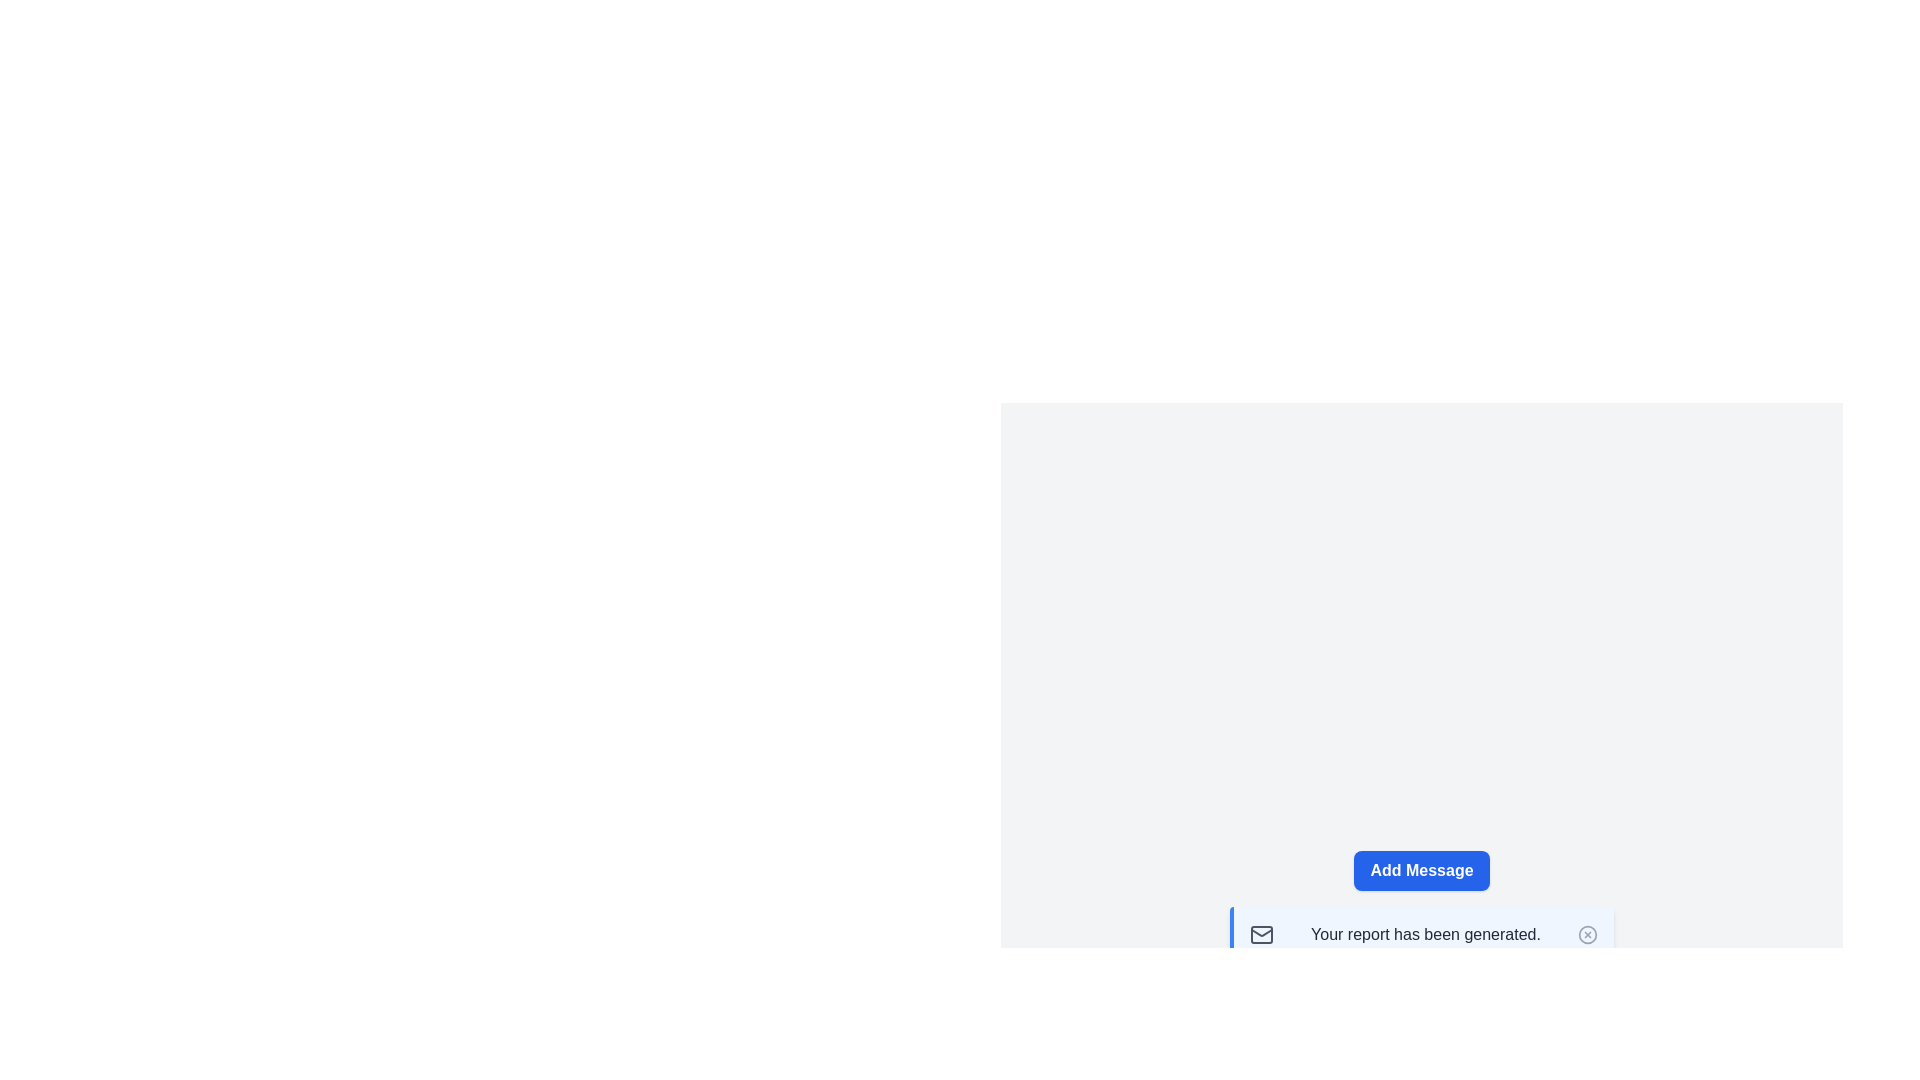 This screenshot has width=1920, height=1080. What do you see at coordinates (1587, 934) in the screenshot?
I see `the close button for the message 'Your report has been generated.'` at bounding box center [1587, 934].